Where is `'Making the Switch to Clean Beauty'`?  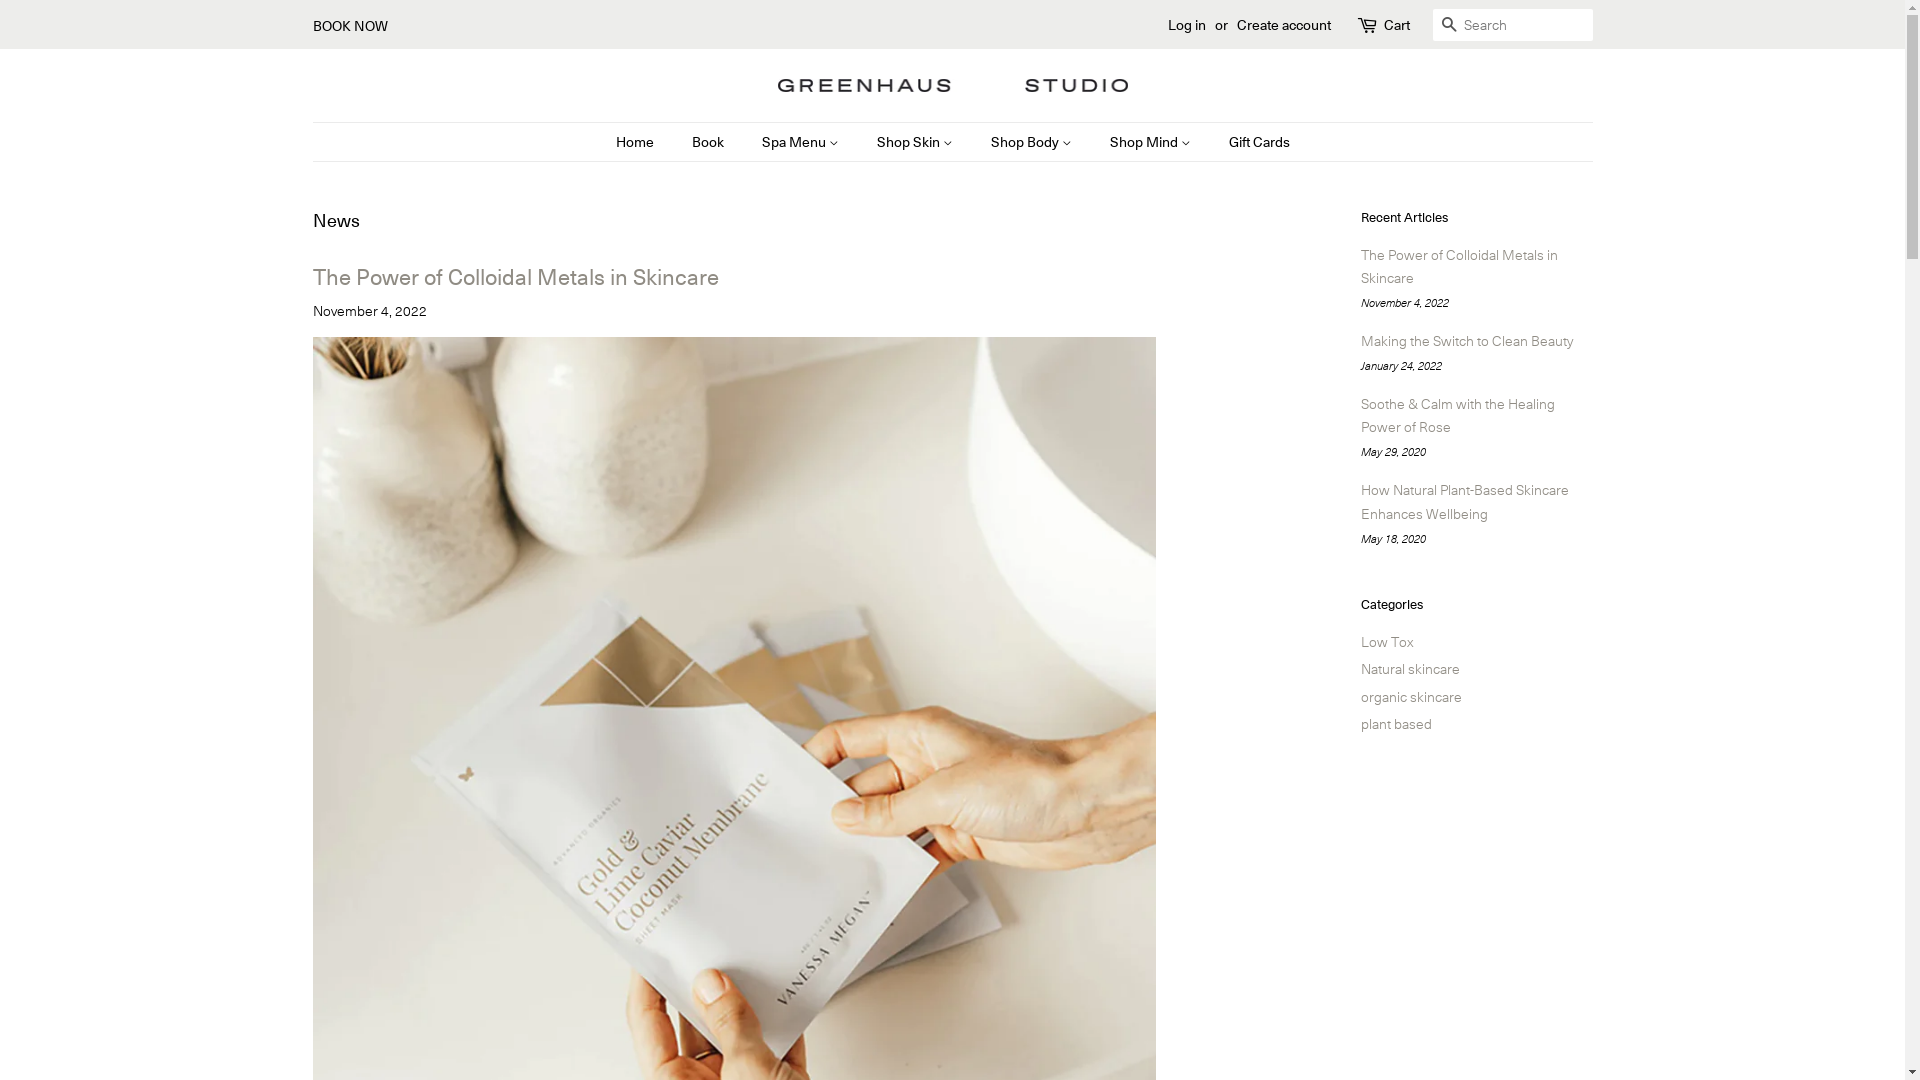 'Making the Switch to Clean Beauty' is located at coordinates (1465, 338).